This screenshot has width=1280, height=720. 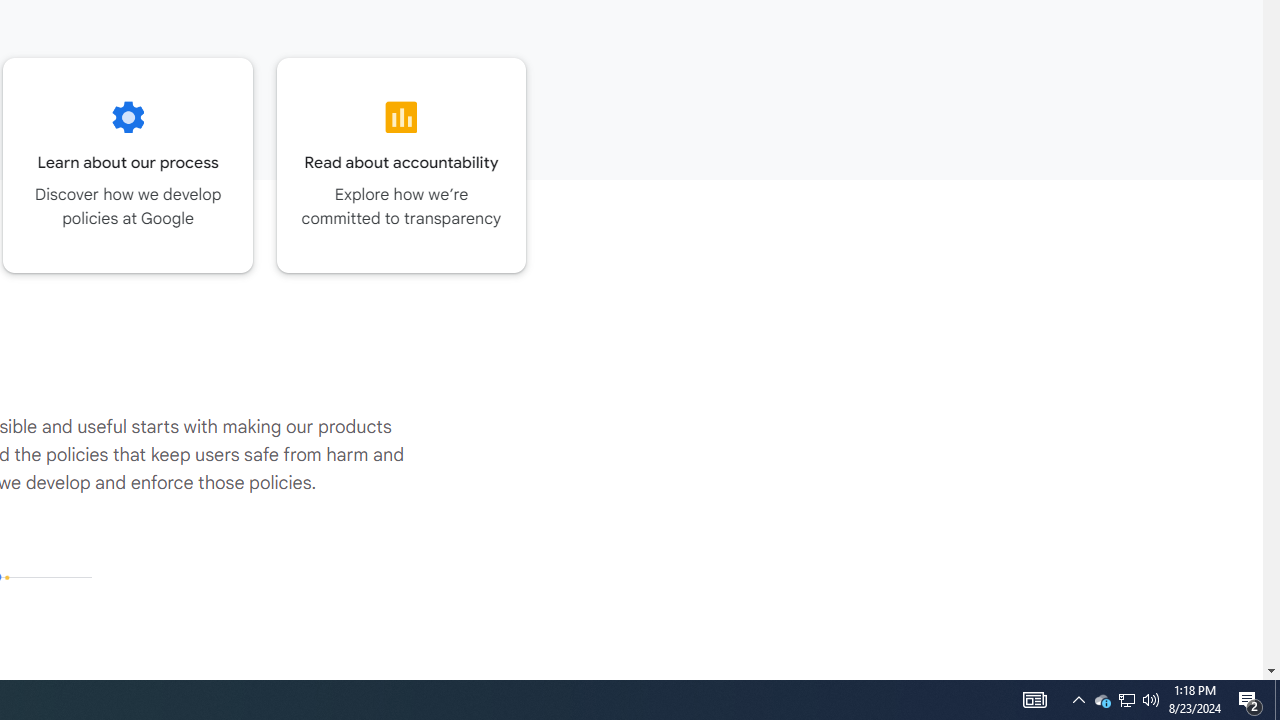 I want to click on 'Go to the Our process page', so click(x=127, y=164).